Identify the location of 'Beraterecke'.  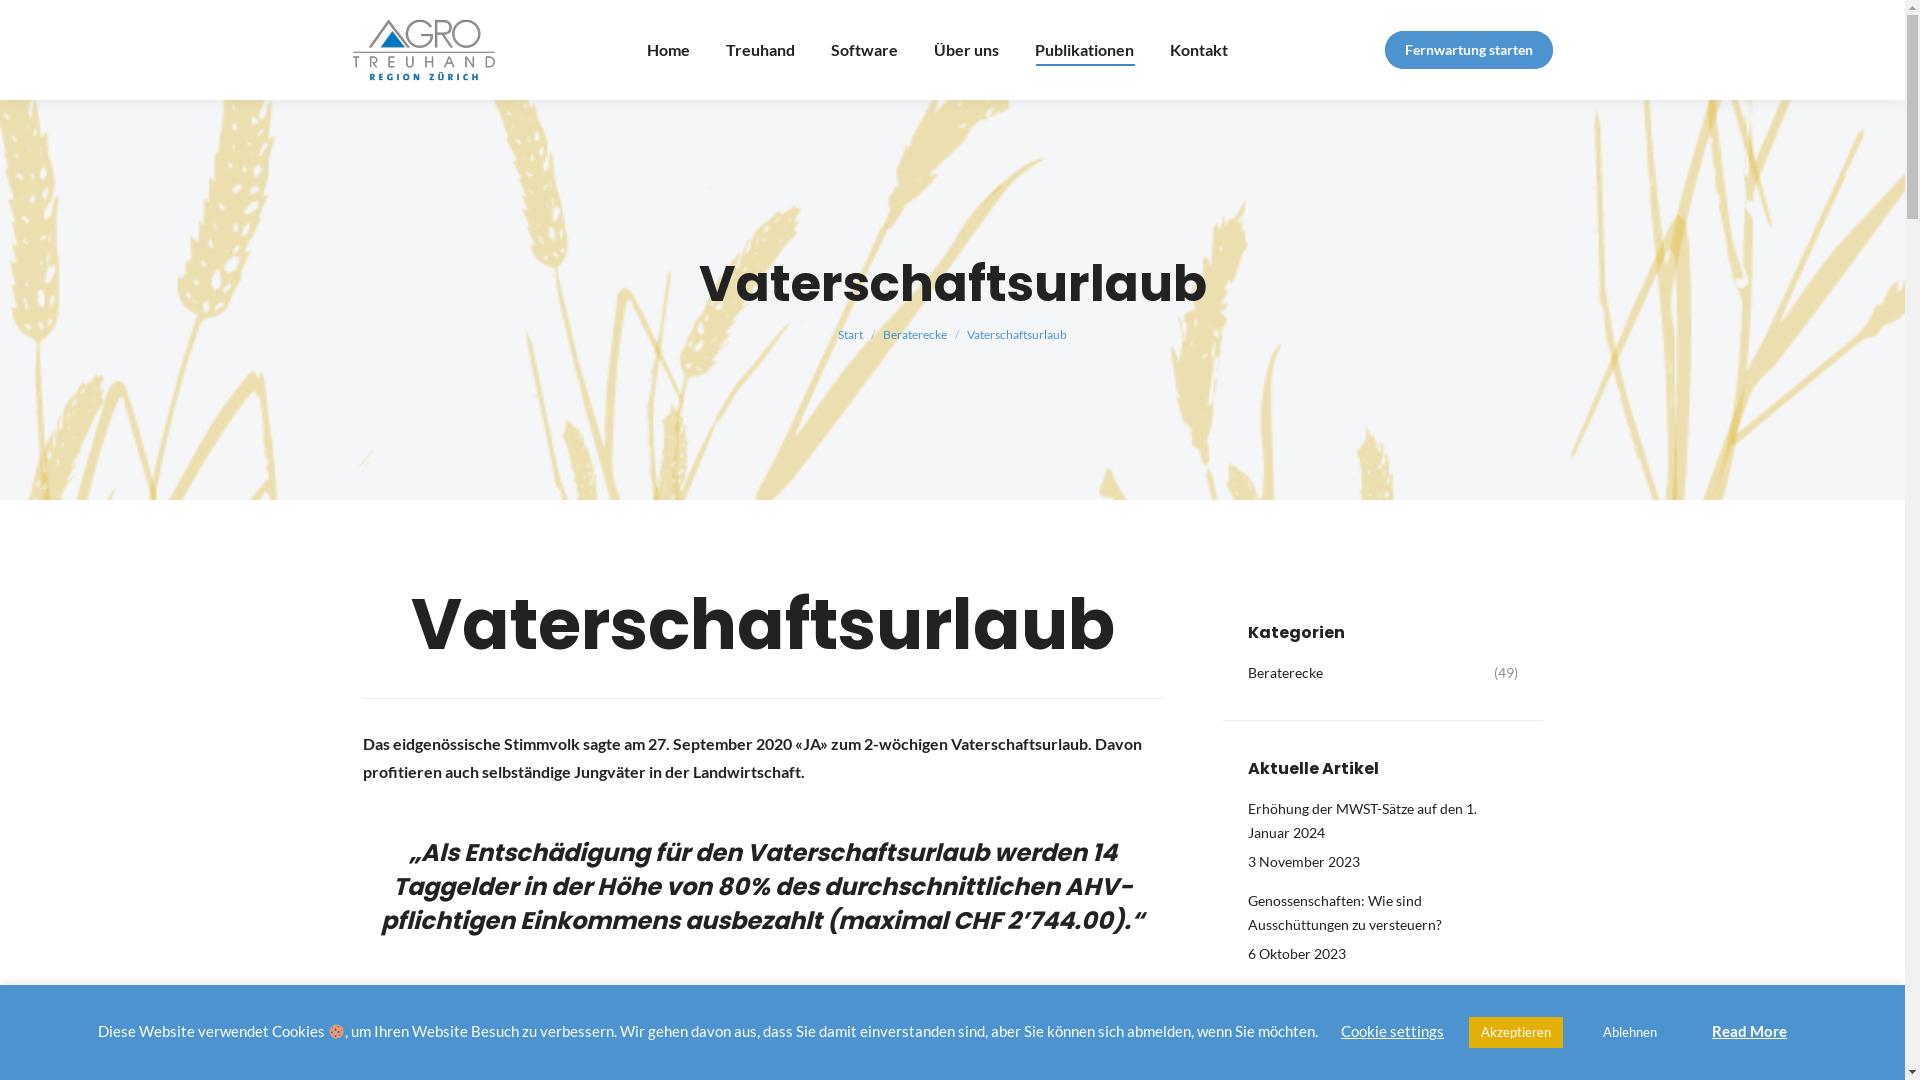
(882, 333).